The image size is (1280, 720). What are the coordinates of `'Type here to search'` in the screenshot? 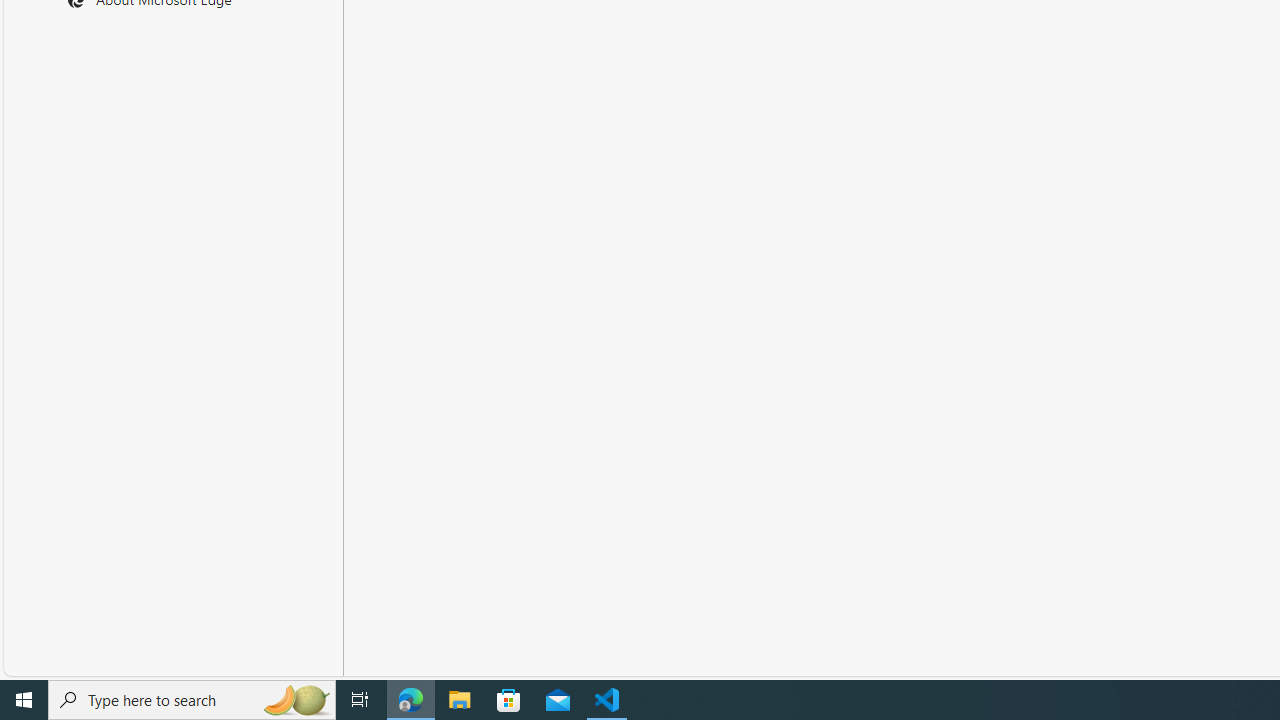 It's located at (192, 698).